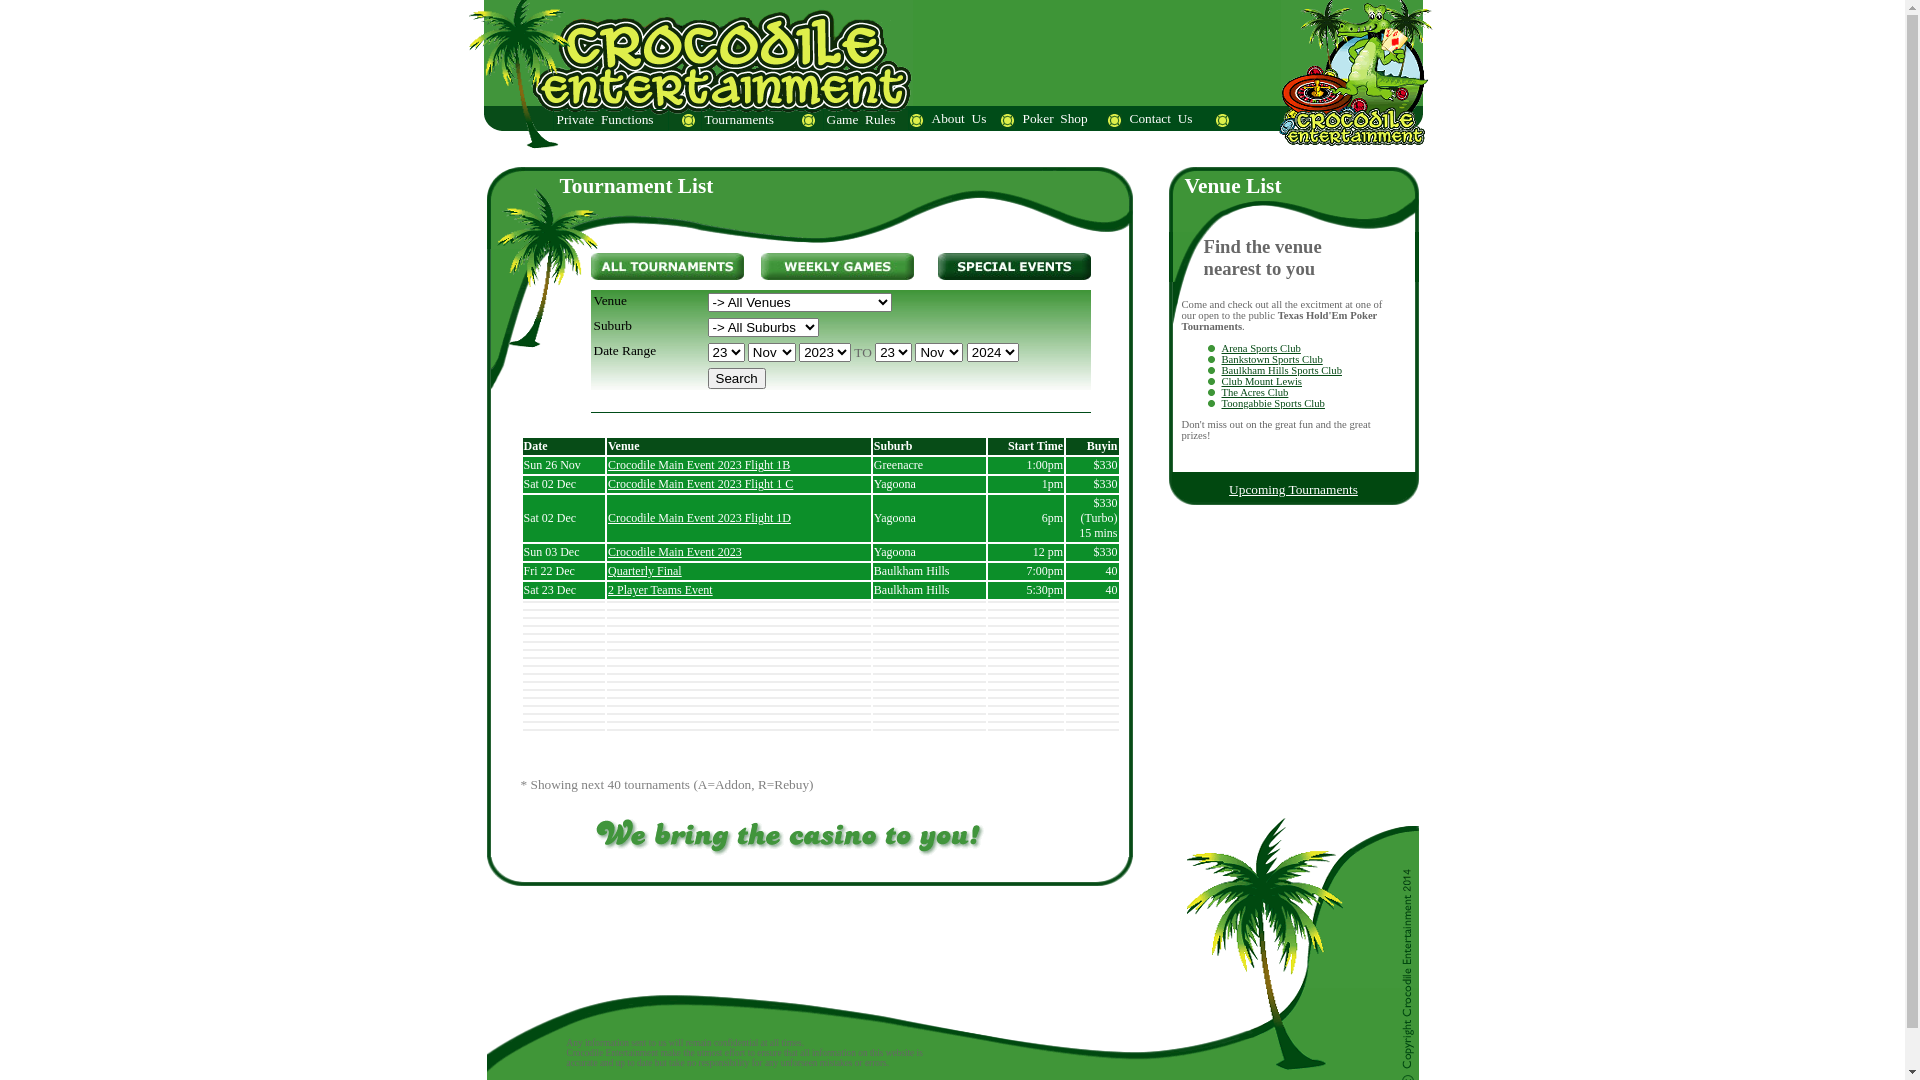 Image resolution: width=1920 pixels, height=1080 pixels. What do you see at coordinates (1271, 358) in the screenshot?
I see `'Bankstown Sports Club'` at bounding box center [1271, 358].